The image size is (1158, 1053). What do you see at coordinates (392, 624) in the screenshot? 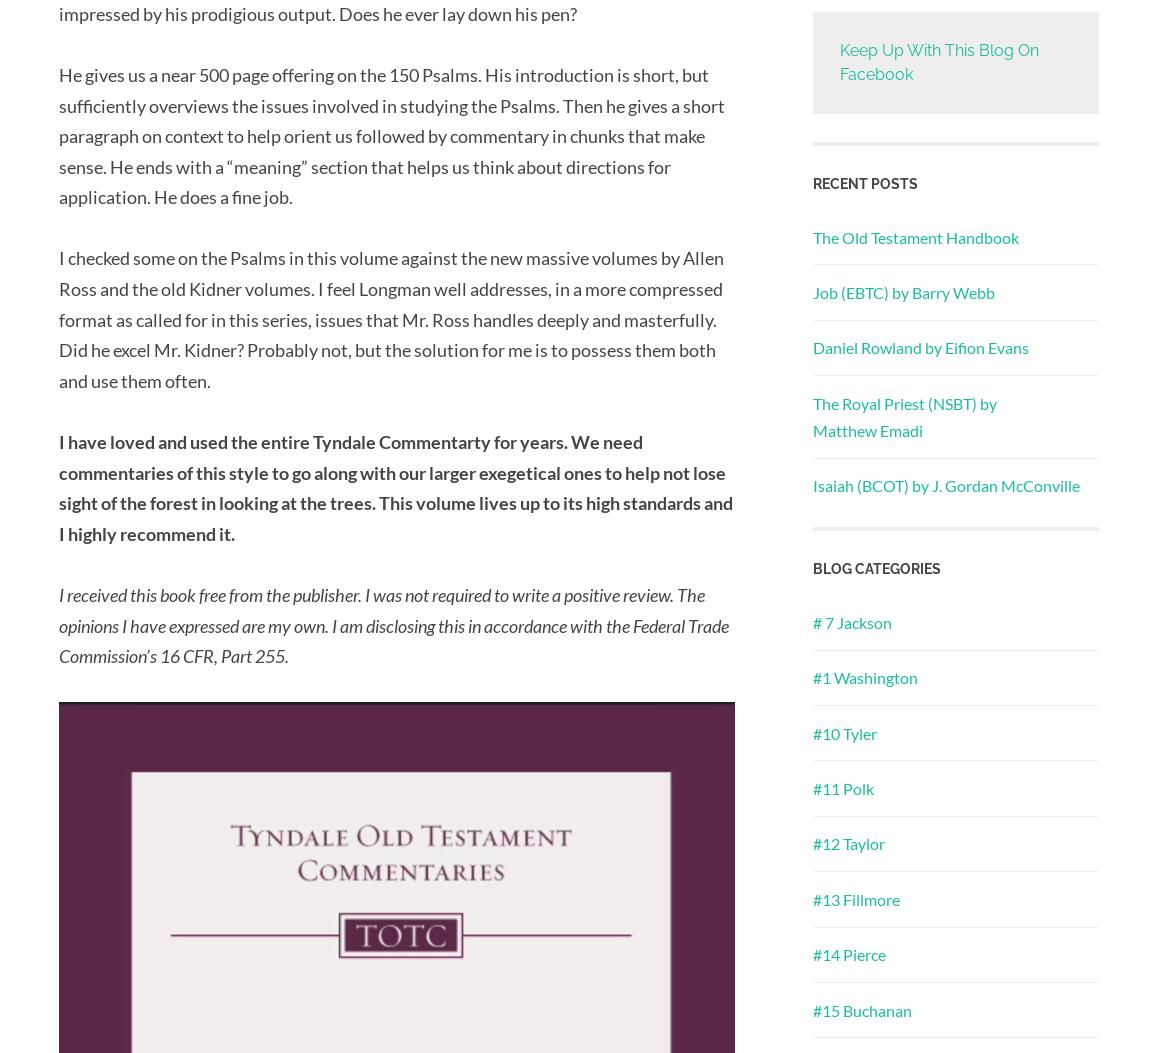
I see `'I received this book free from the publisher. I was not required to write a positive review. The opinions I have expressed are my own. I am disclosing this in accordance with the Federal Trade Commission’s 16 CFR, Part 255.'` at bounding box center [392, 624].